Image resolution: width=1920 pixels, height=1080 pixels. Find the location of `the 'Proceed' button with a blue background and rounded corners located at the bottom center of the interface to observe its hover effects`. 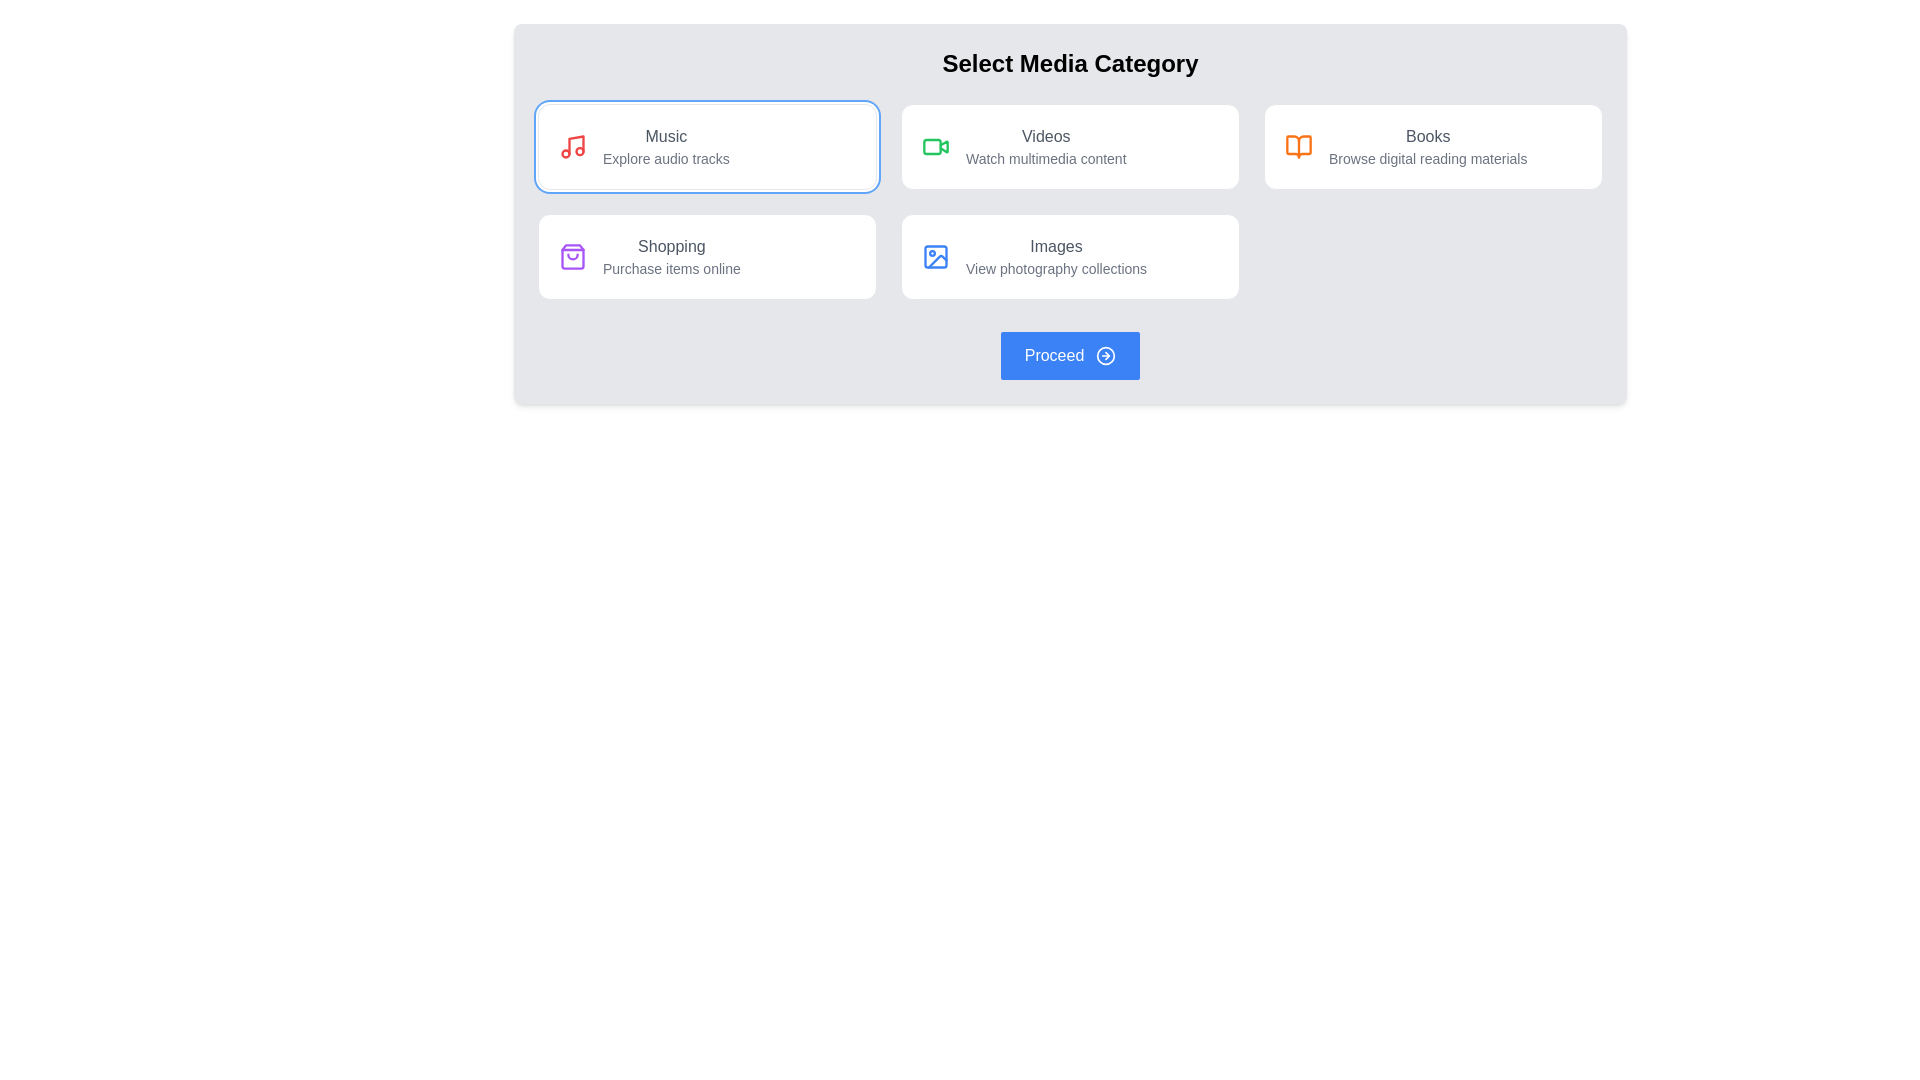

the 'Proceed' button with a blue background and rounded corners located at the bottom center of the interface to observe its hover effects is located at coordinates (1069, 354).